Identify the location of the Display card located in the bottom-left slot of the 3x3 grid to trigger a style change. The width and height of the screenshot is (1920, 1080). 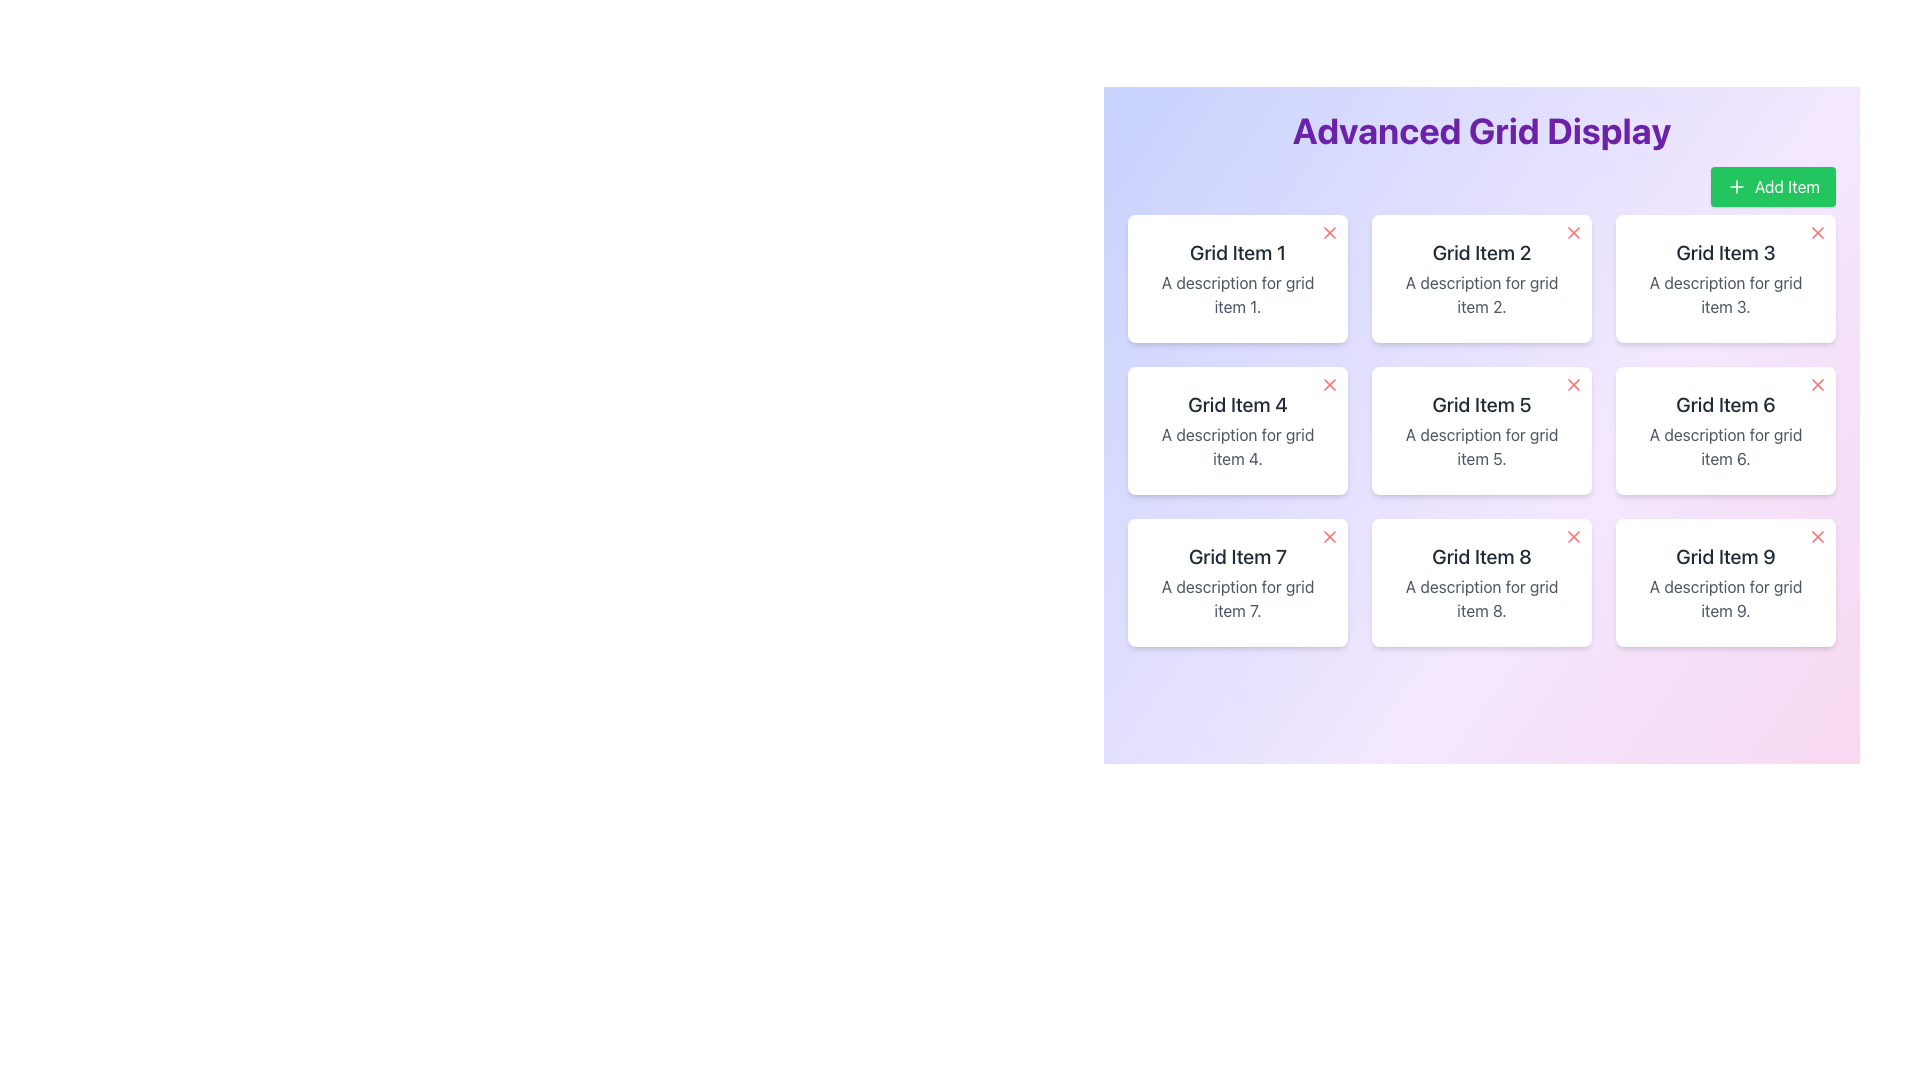
(1237, 582).